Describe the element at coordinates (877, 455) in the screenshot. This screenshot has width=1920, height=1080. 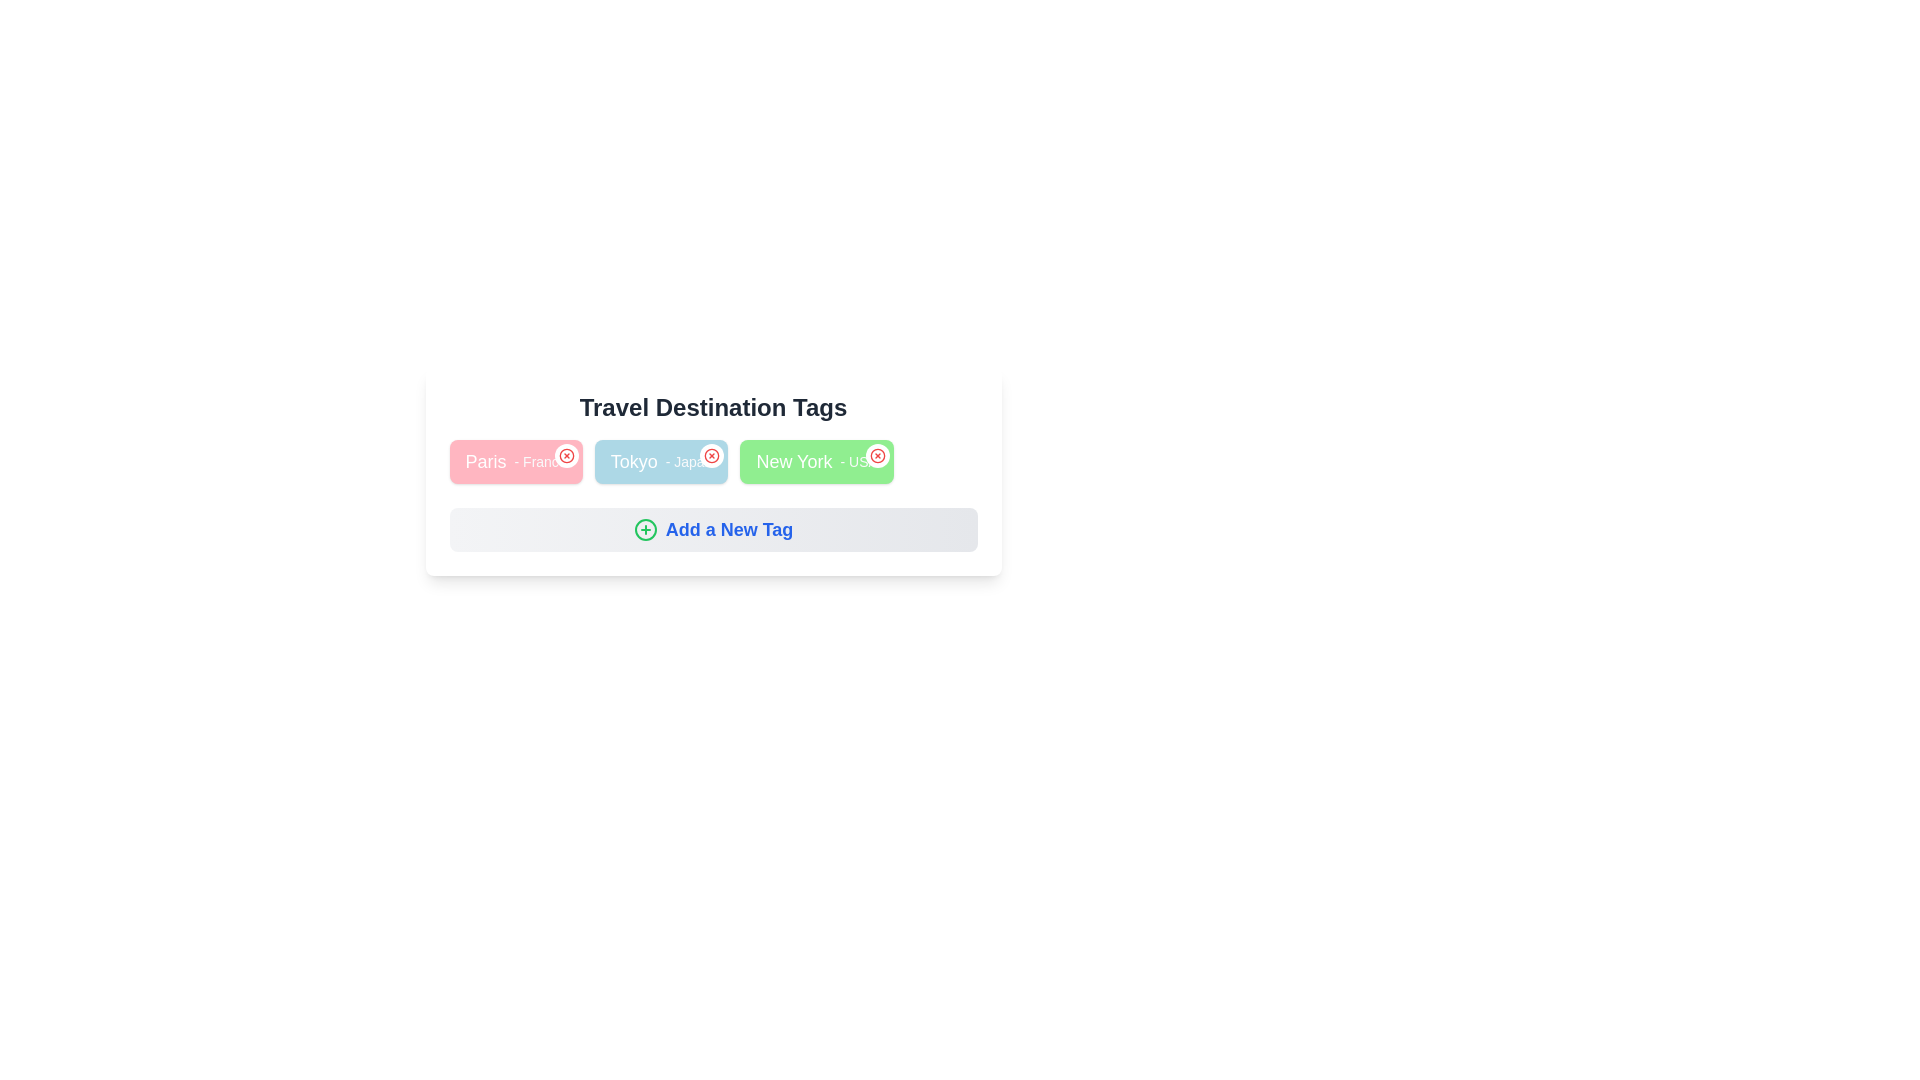
I see `the close button of the tag labeled New York- USA` at that location.